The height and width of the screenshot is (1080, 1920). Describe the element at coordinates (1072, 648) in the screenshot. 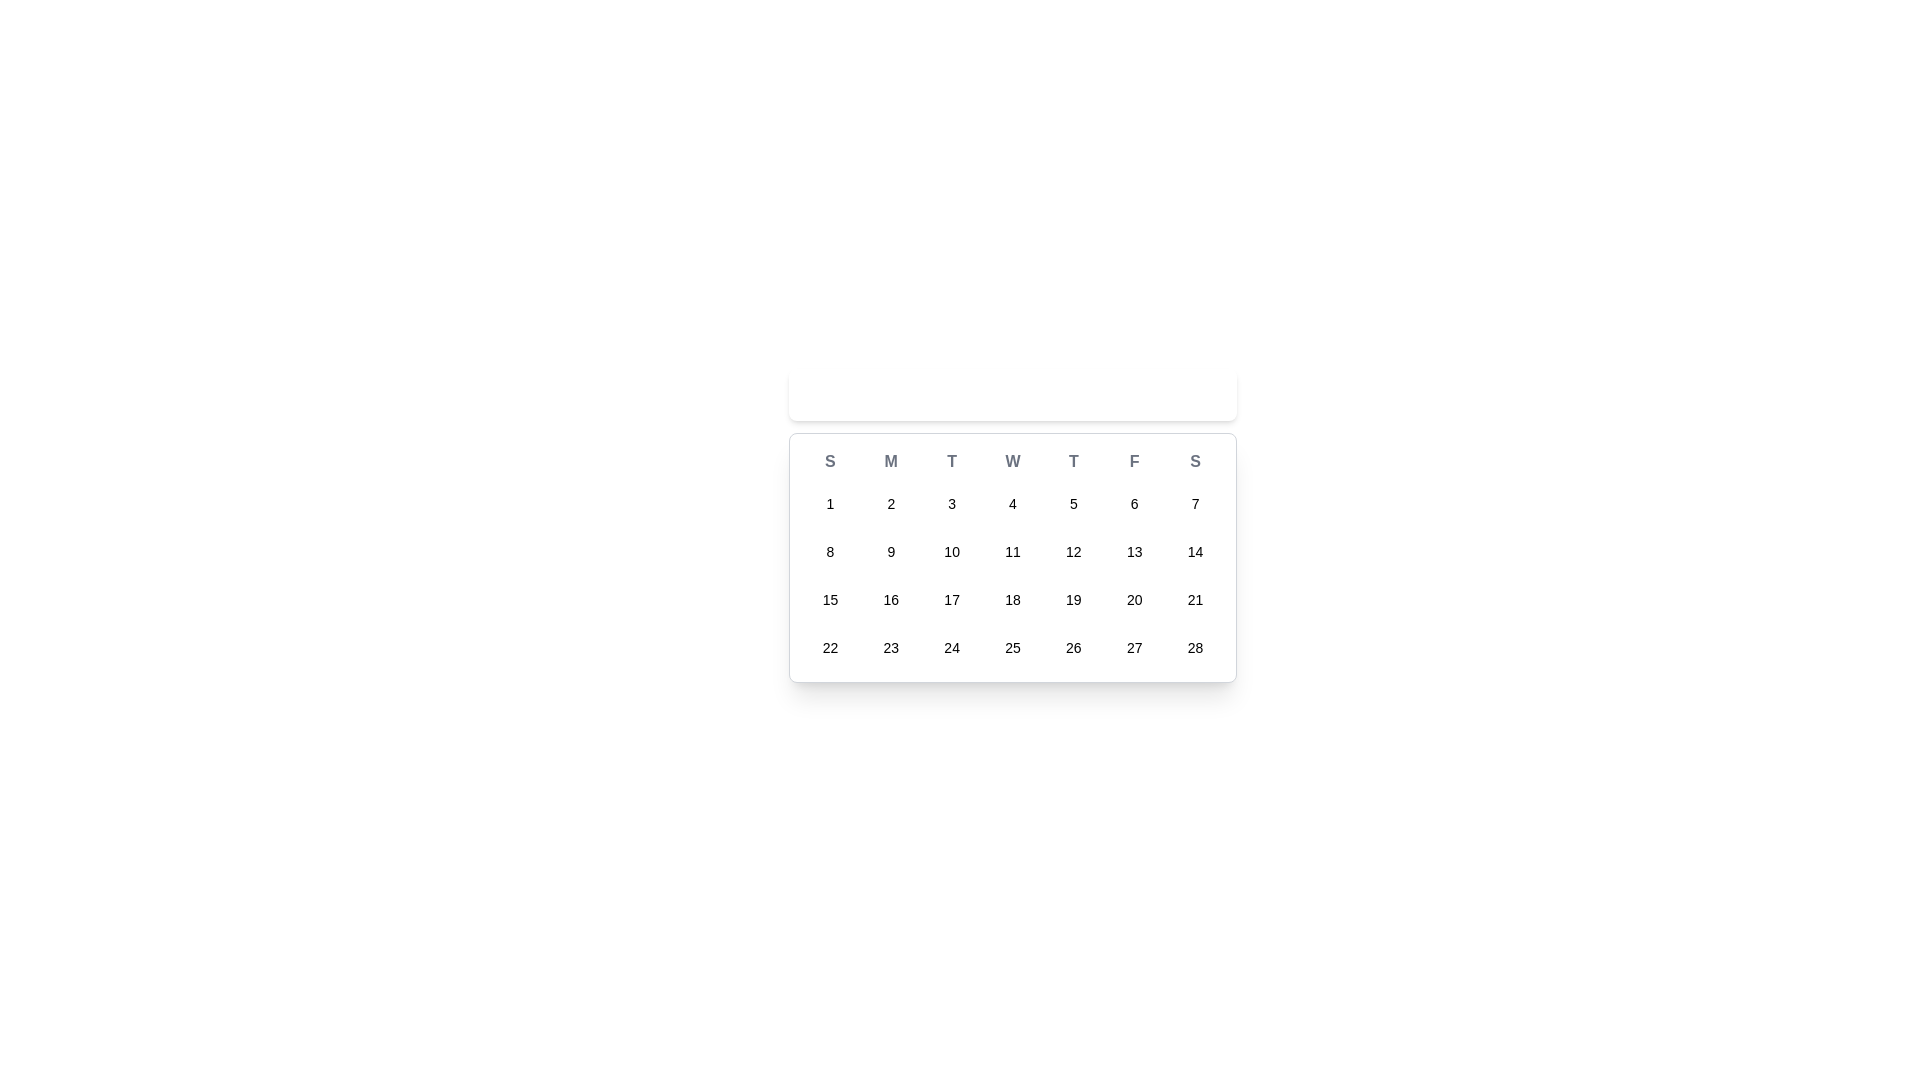

I see `the selectable day button in the calendar interface` at that location.